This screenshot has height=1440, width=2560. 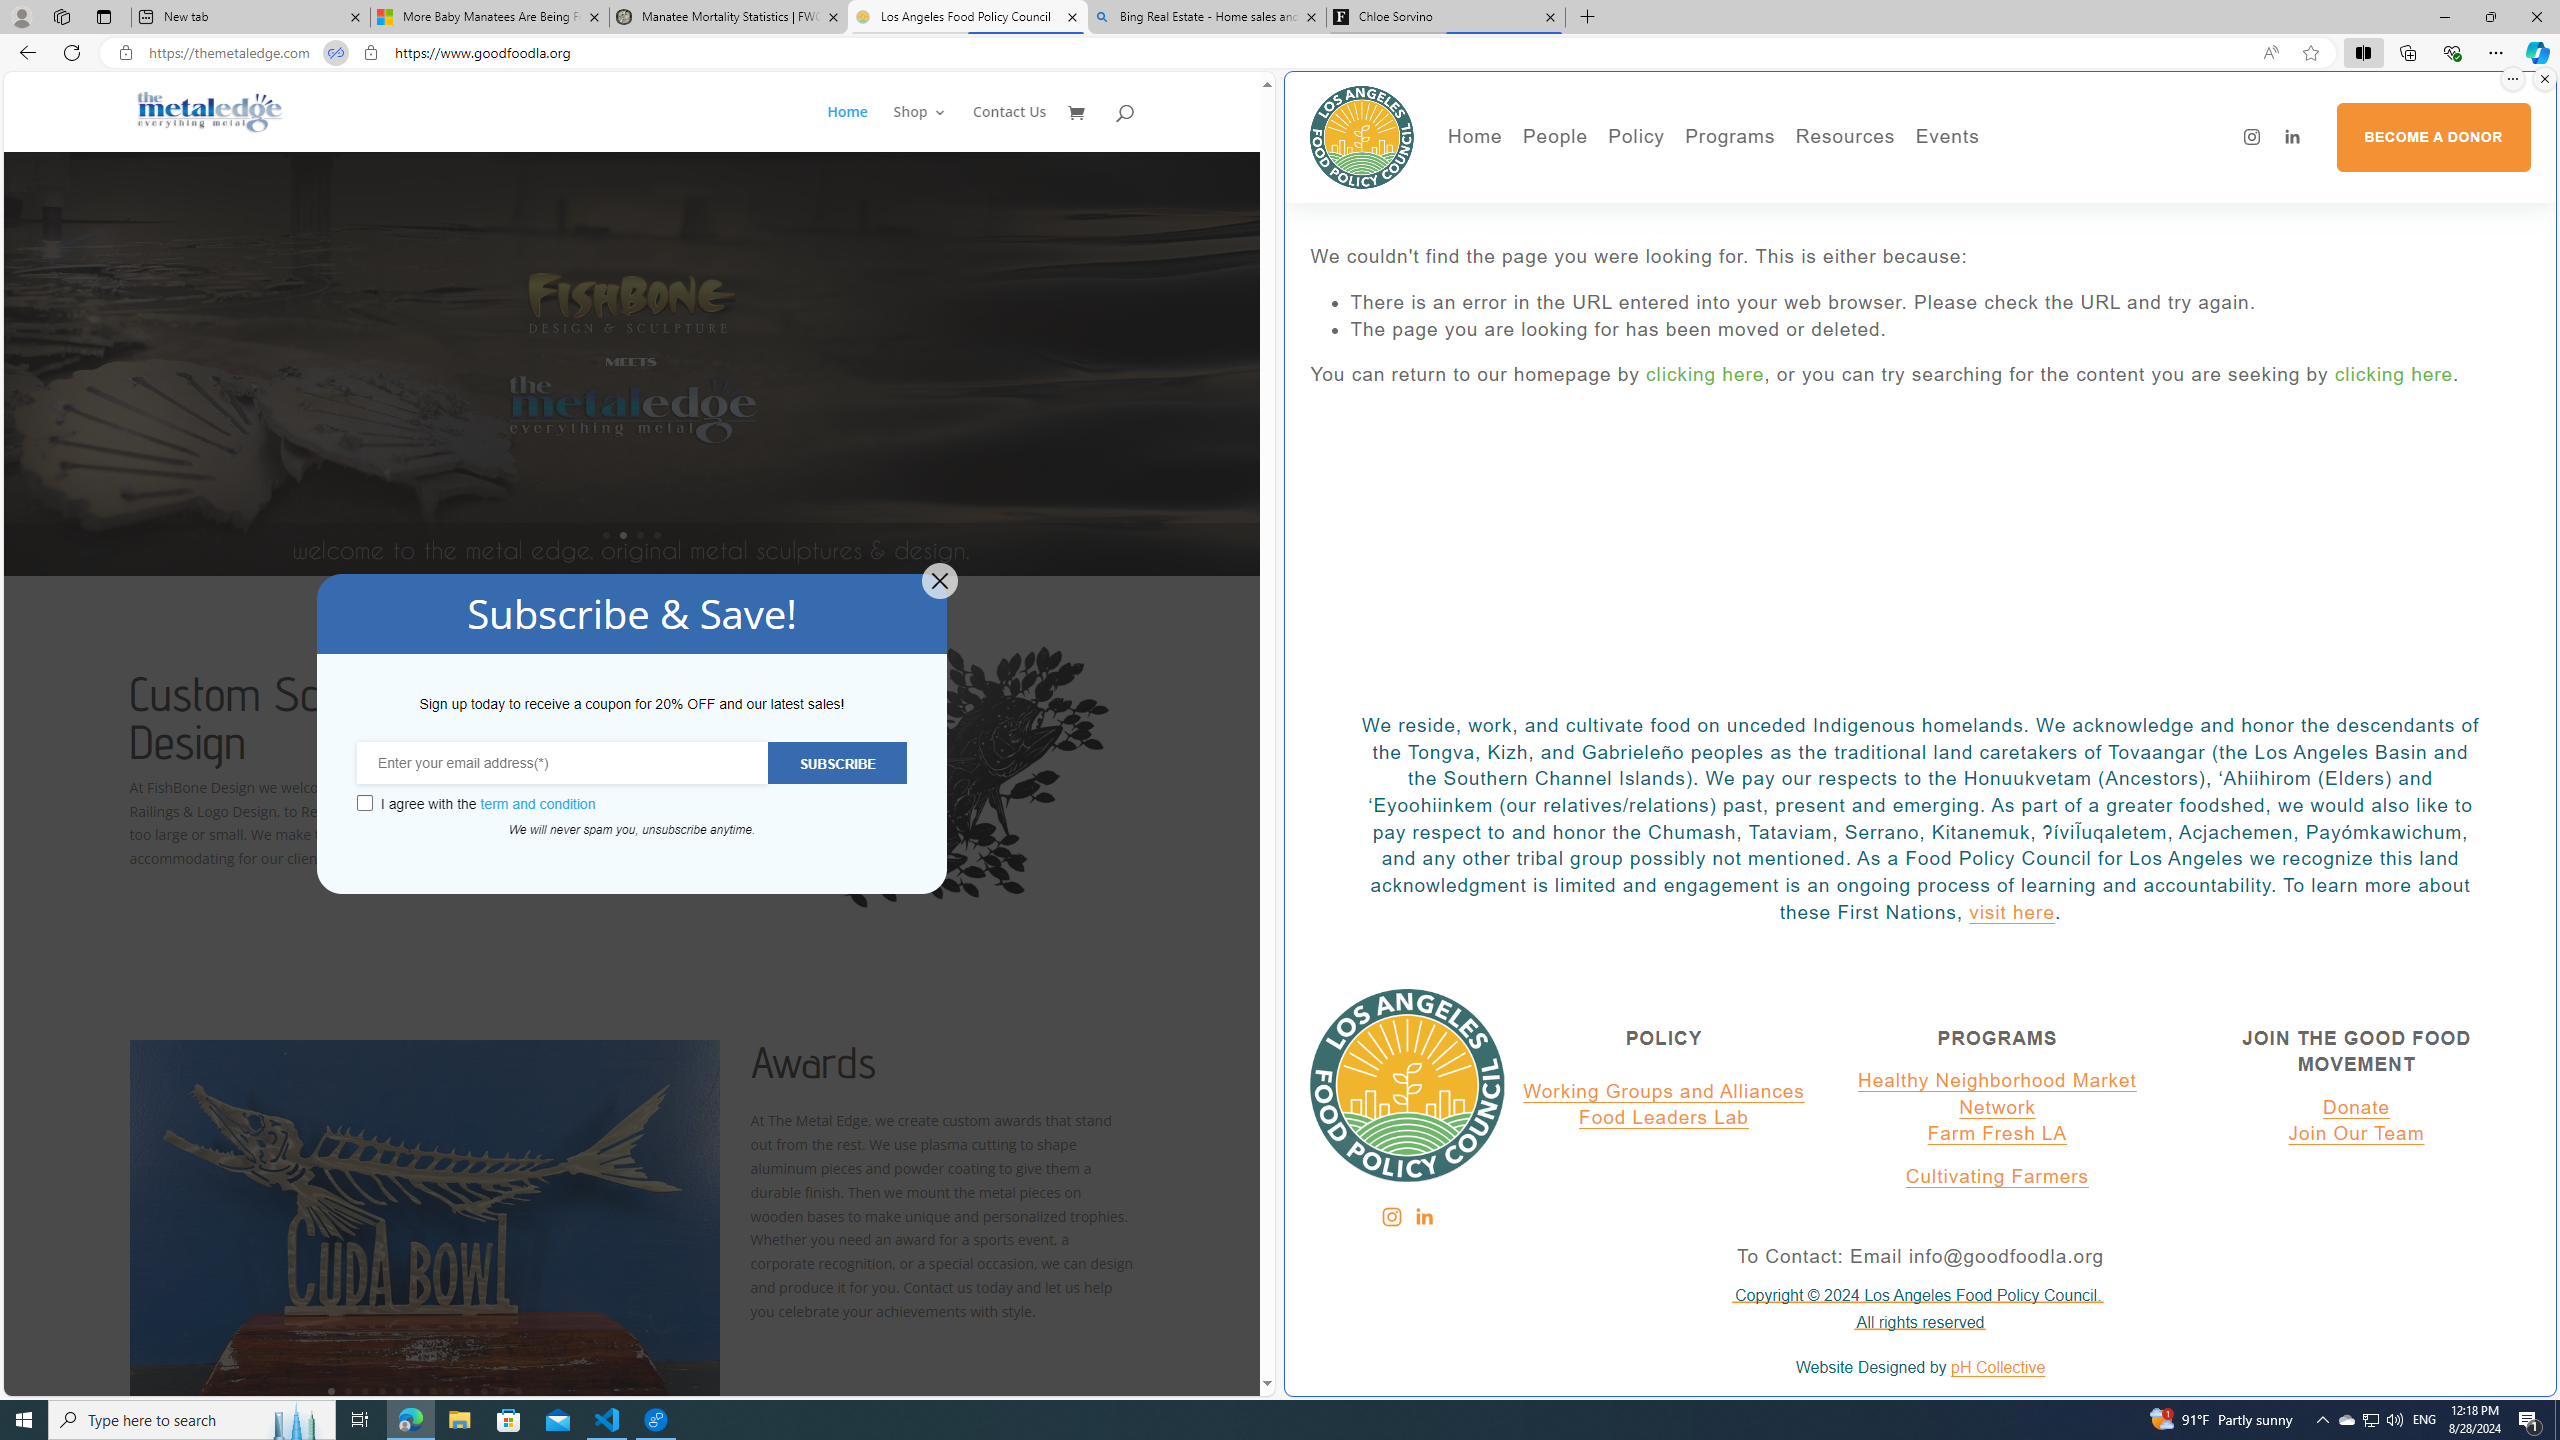 What do you see at coordinates (1204, 16) in the screenshot?
I see `'Bing Real Estate - Home sales and rental listings'` at bounding box center [1204, 16].